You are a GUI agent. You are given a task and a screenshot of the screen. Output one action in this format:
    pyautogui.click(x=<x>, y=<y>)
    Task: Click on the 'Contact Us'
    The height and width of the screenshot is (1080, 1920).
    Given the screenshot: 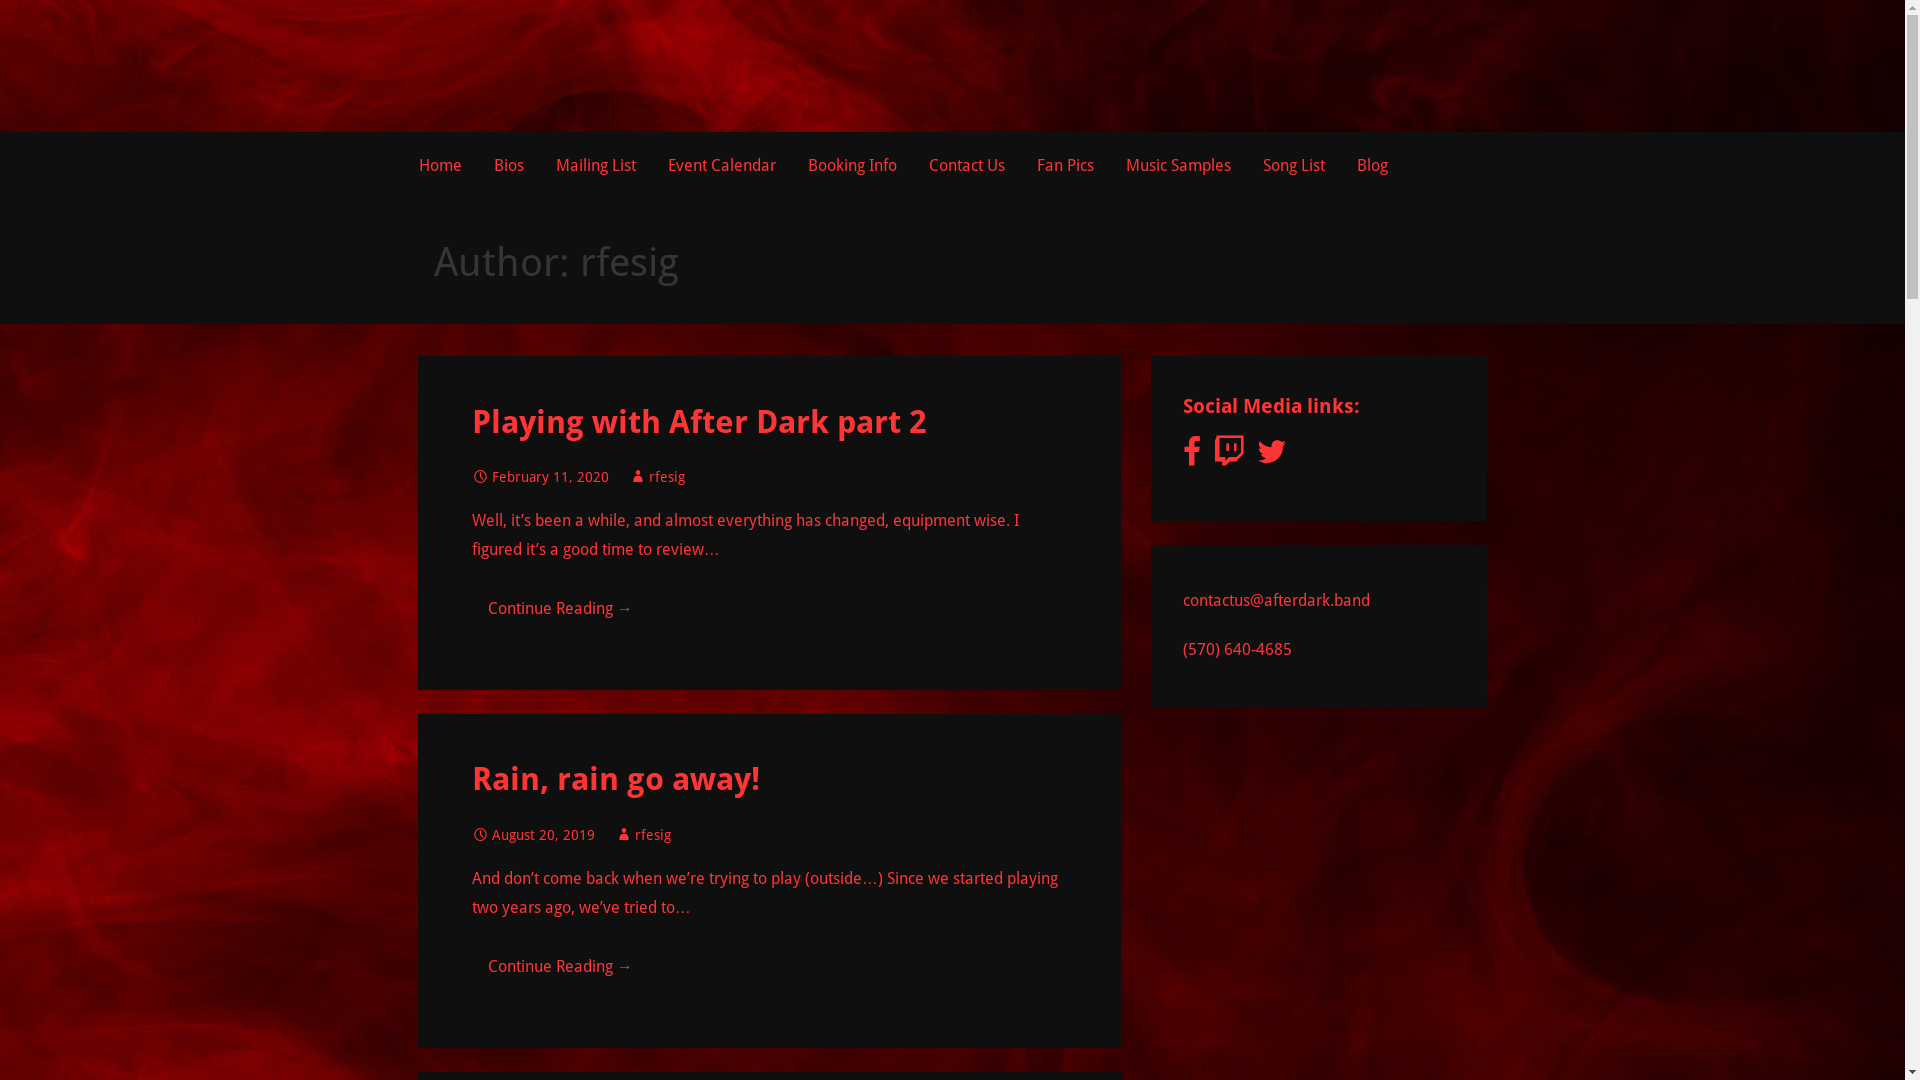 What is the action you would take?
    pyautogui.click(x=965, y=164)
    